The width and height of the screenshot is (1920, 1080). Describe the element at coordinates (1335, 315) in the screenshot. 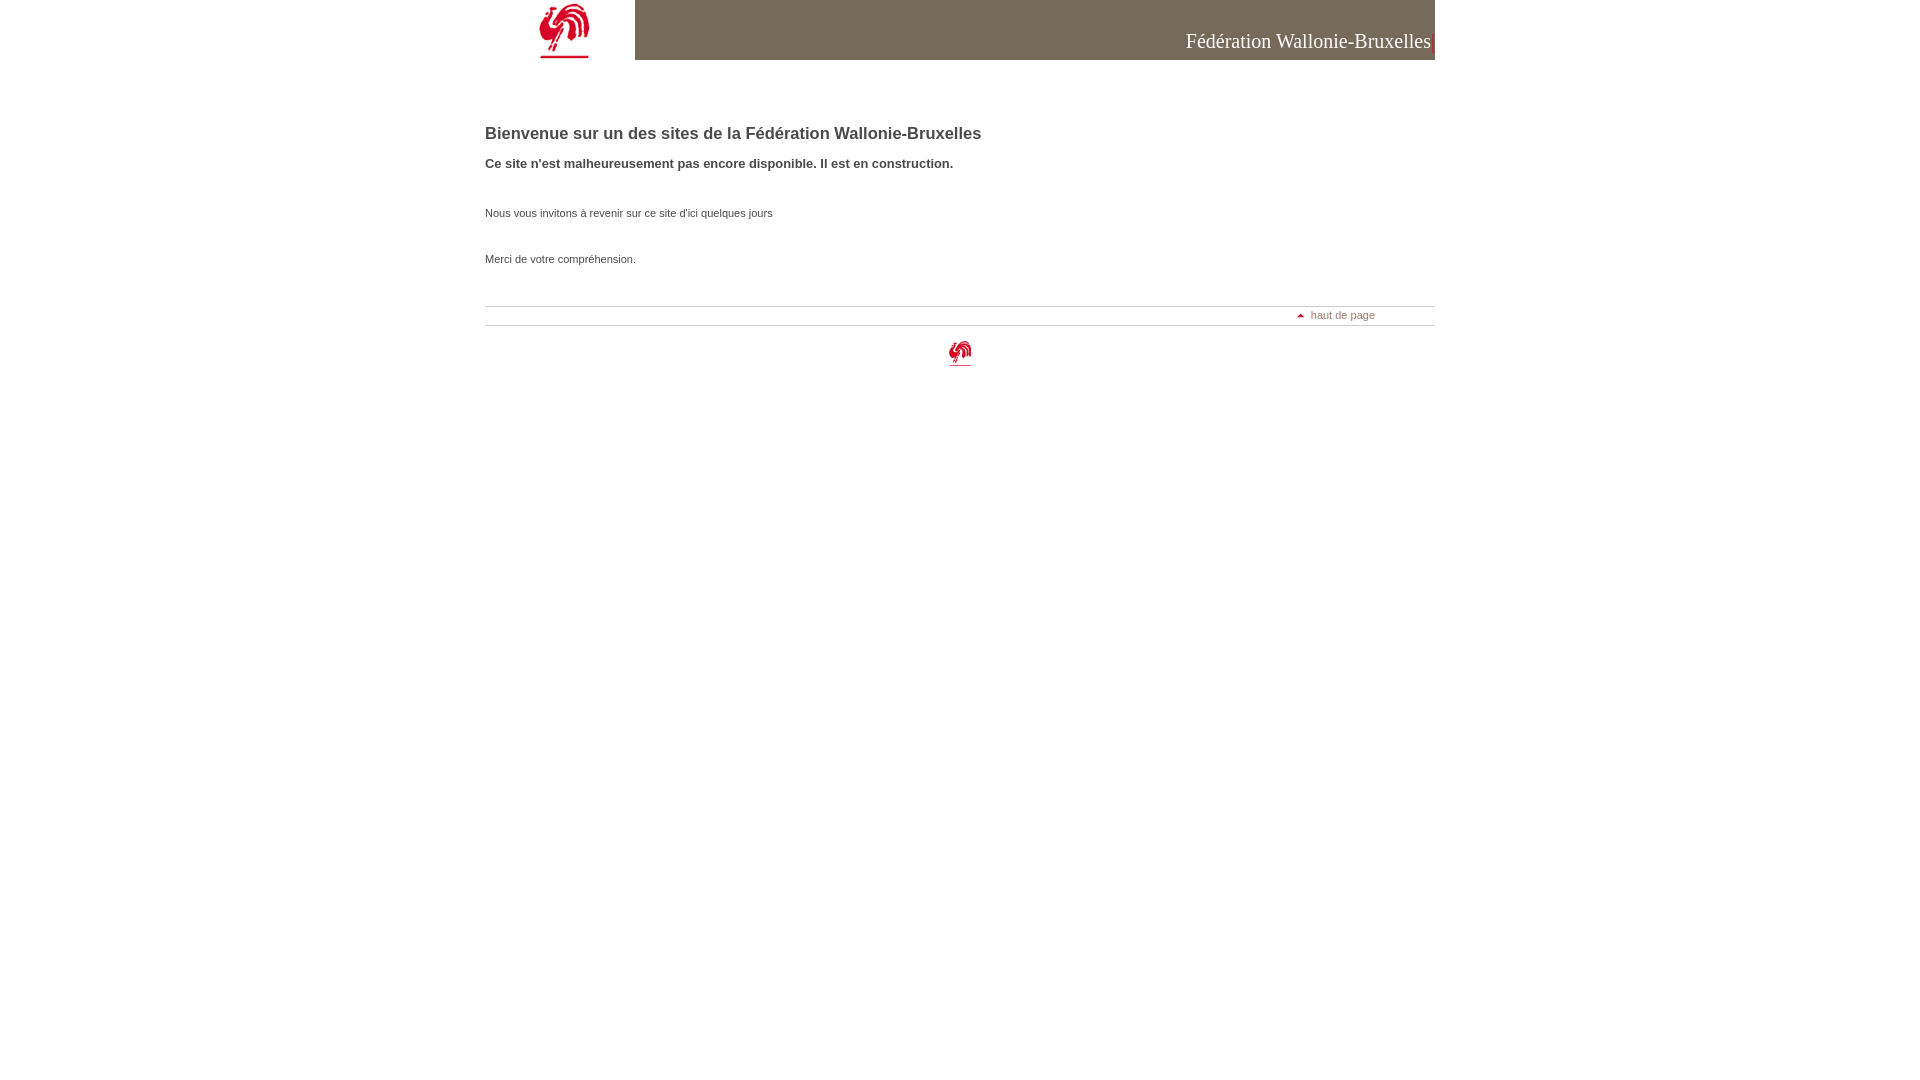

I see `'haut de page'` at that location.